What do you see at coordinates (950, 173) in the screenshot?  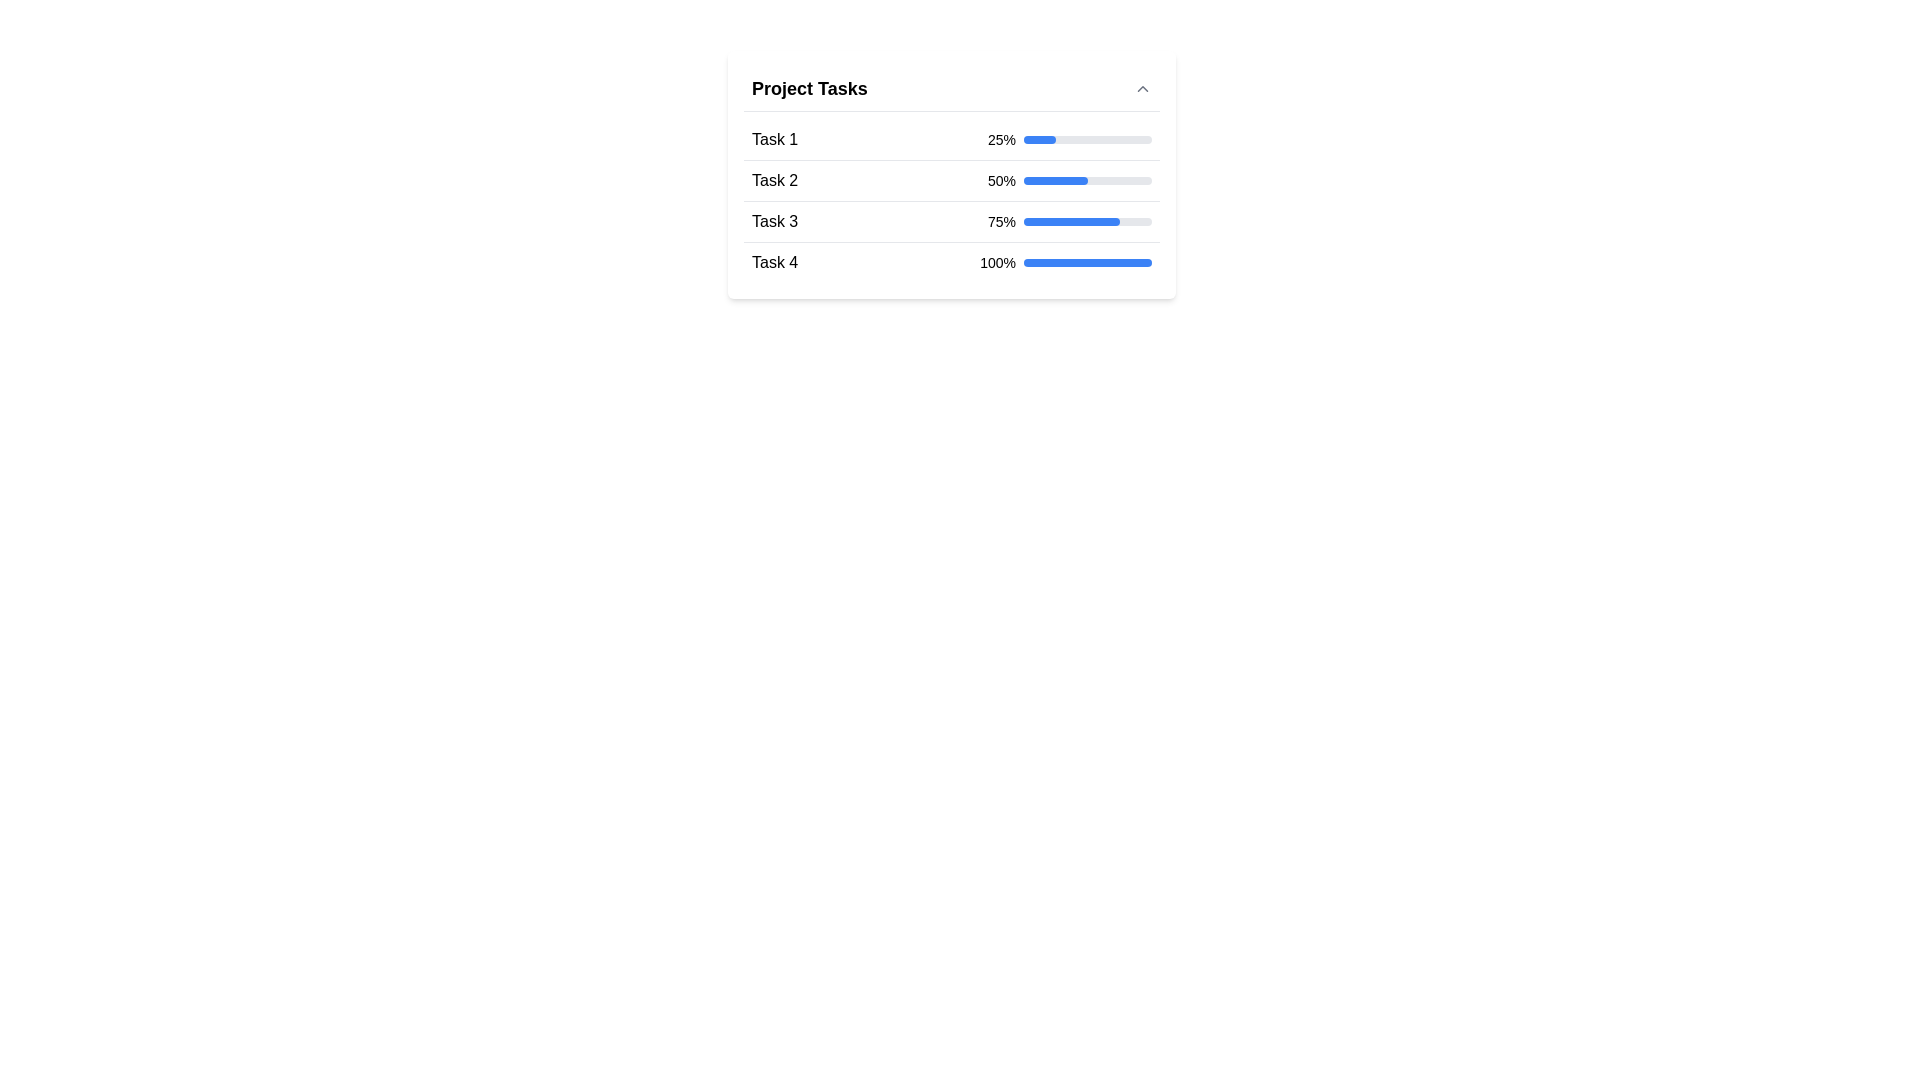 I see `the progress bar element representing 'Task 2' in the project tasks list, which shows its completion percentage` at bounding box center [950, 173].